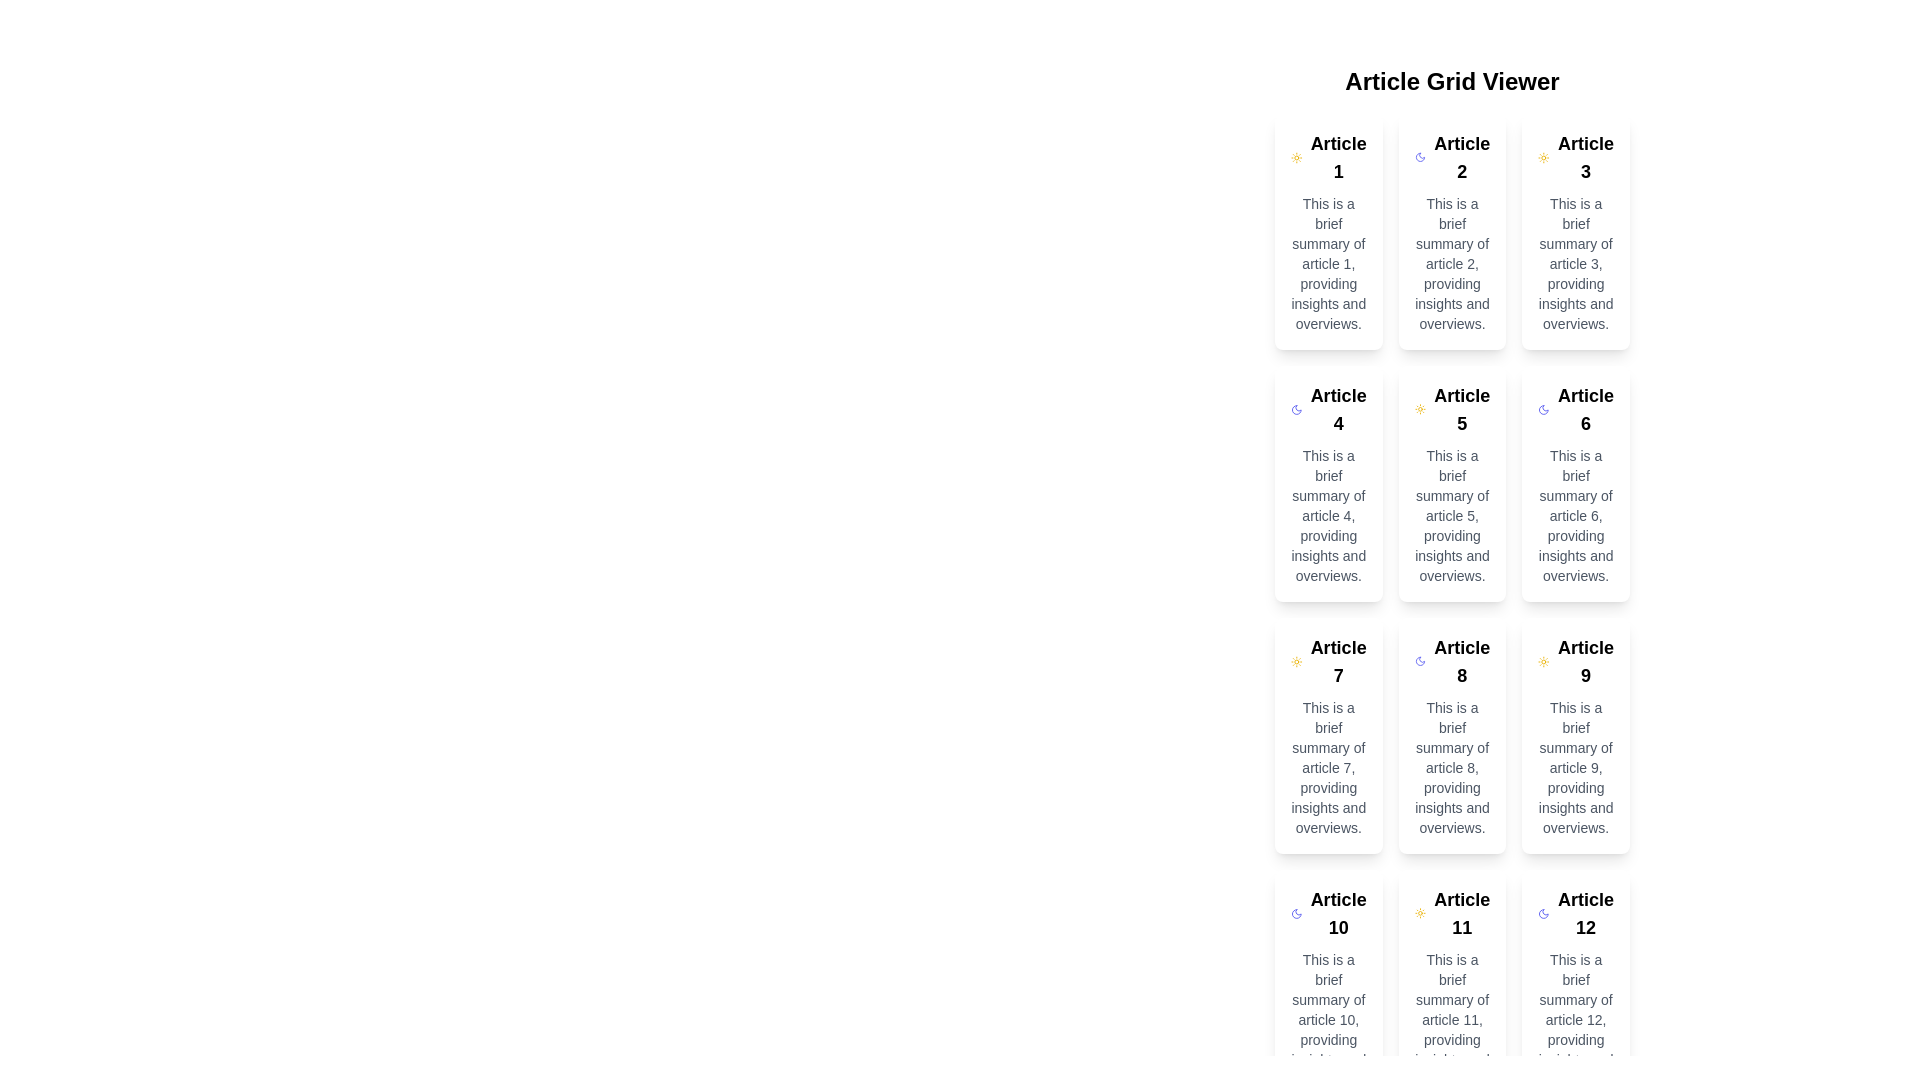  Describe the element at coordinates (1328, 408) in the screenshot. I see `displayed text of the header or title element located in the second row and first column of the article card` at that location.